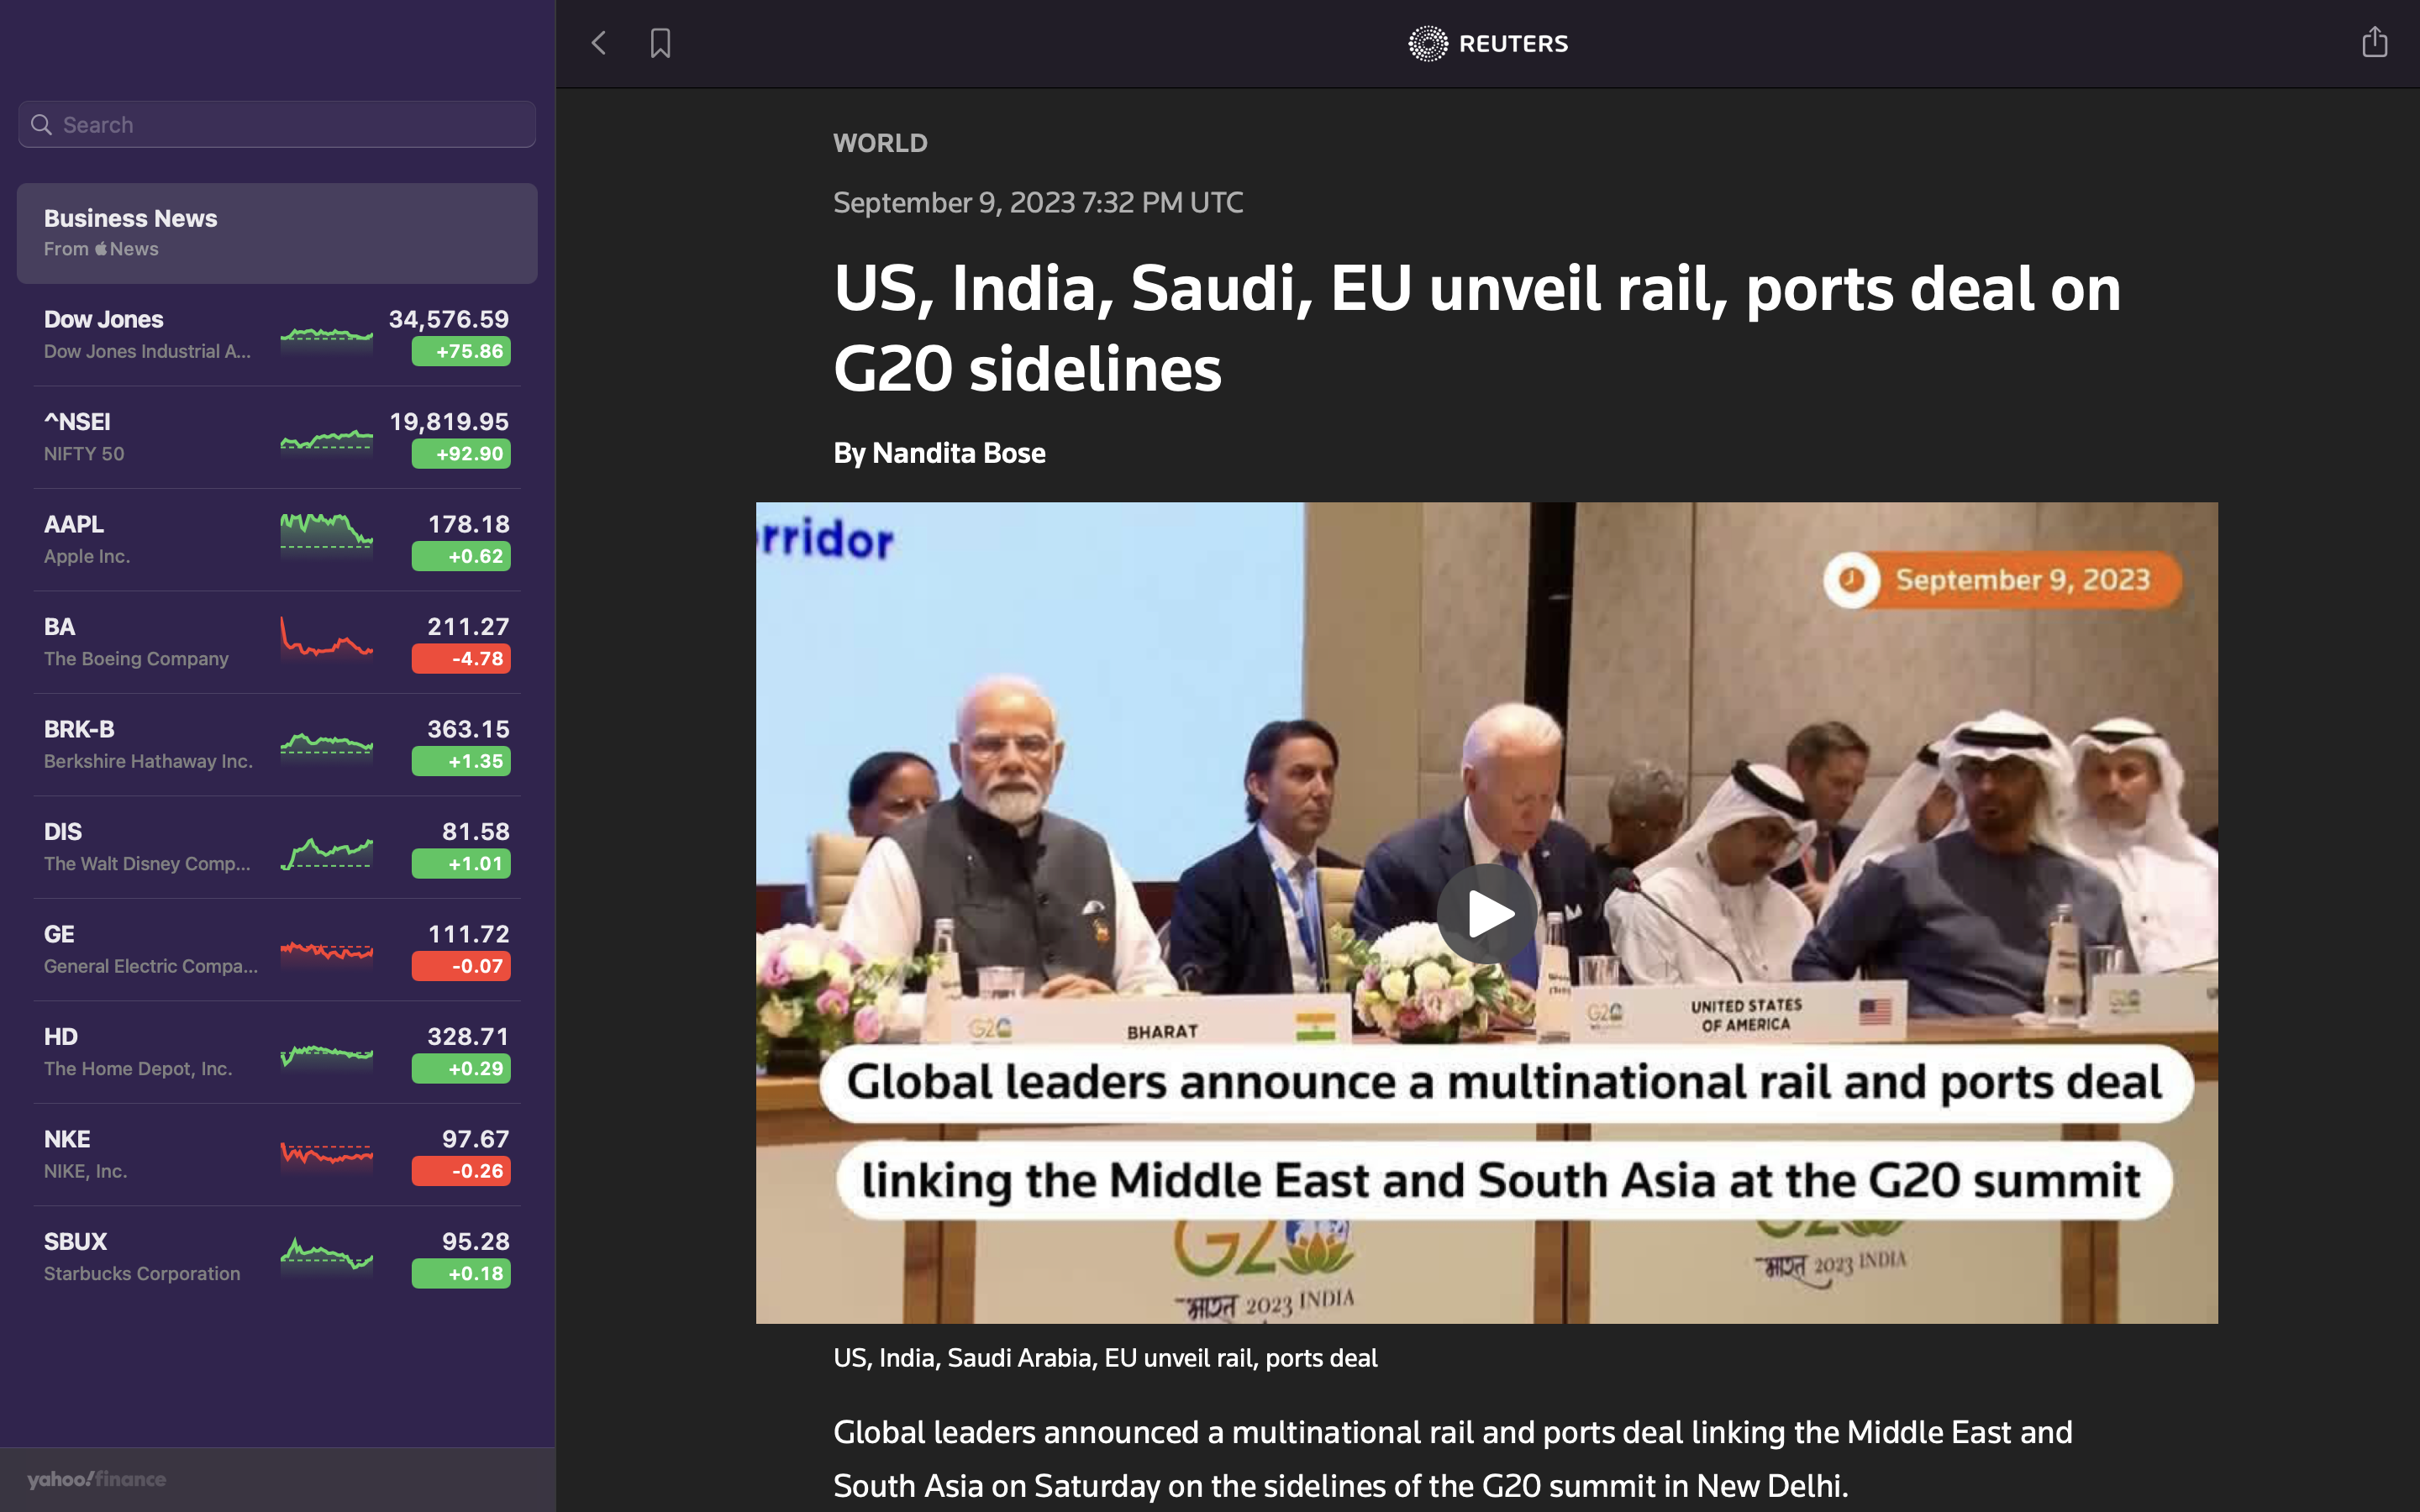 Image resolution: width=2420 pixels, height=1512 pixels. What do you see at coordinates (1488, 909) in the screenshot?
I see `Begin playing the news video` at bounding box center [1488, 909].